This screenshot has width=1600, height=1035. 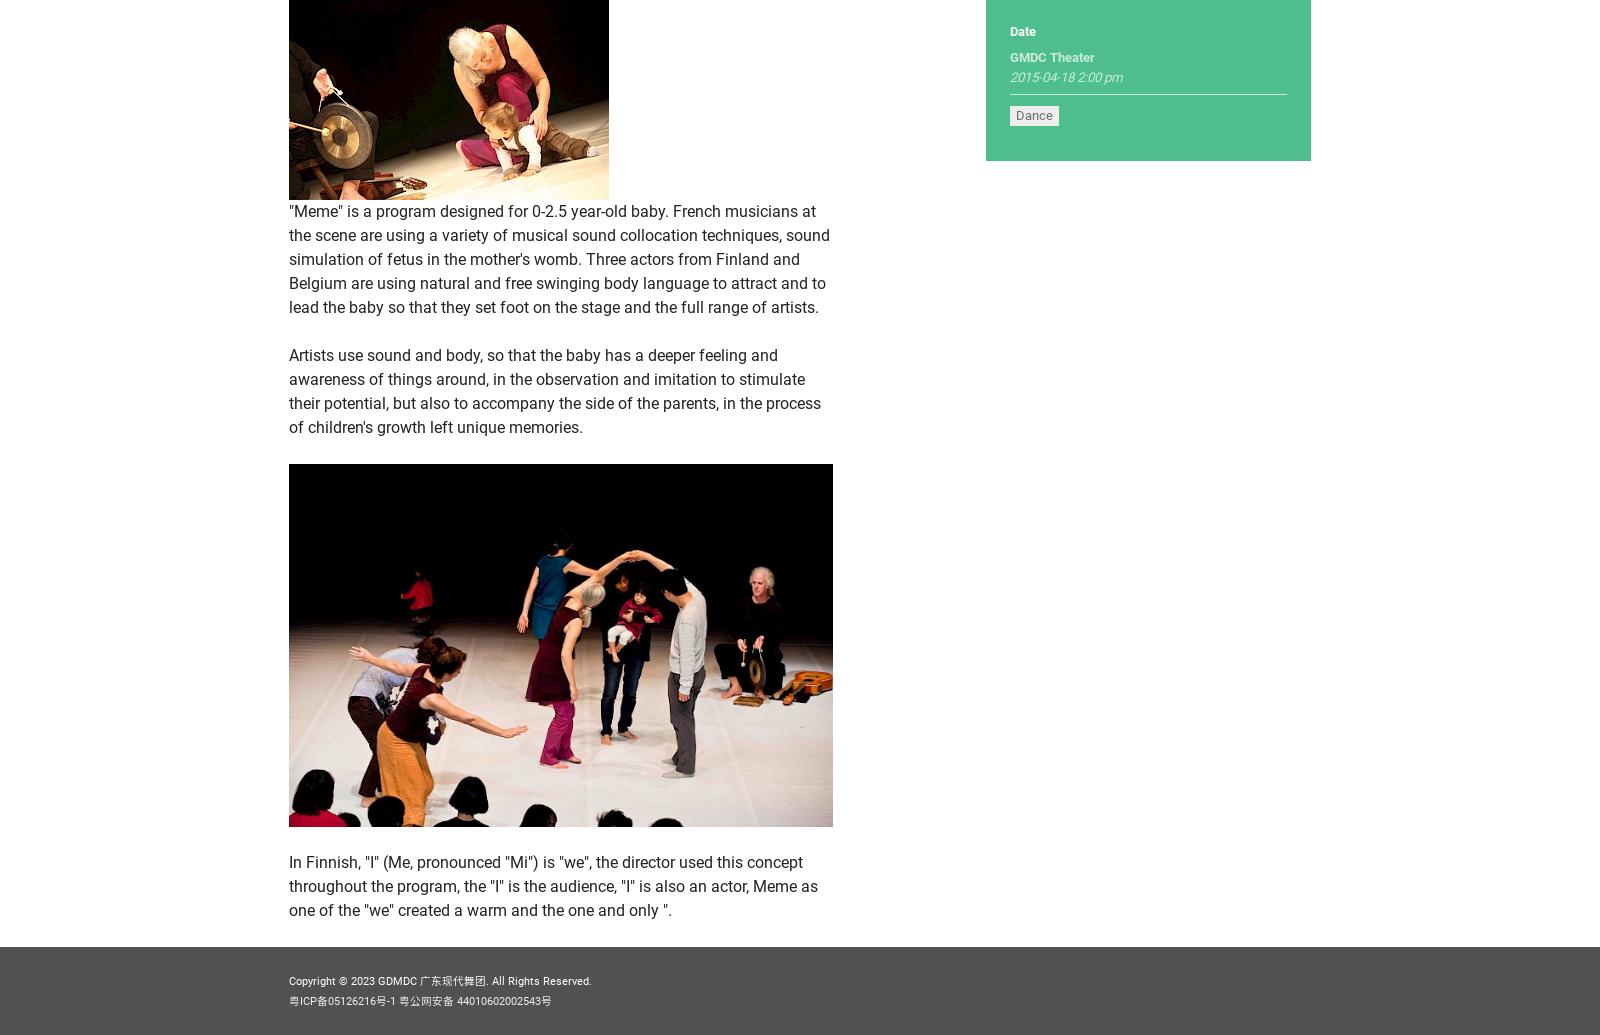 What do you see at coordinates (1009, 77) in the screenshot?
I see `'2015-04-18 2:00 pm'` at bounding box center [1009, 77].